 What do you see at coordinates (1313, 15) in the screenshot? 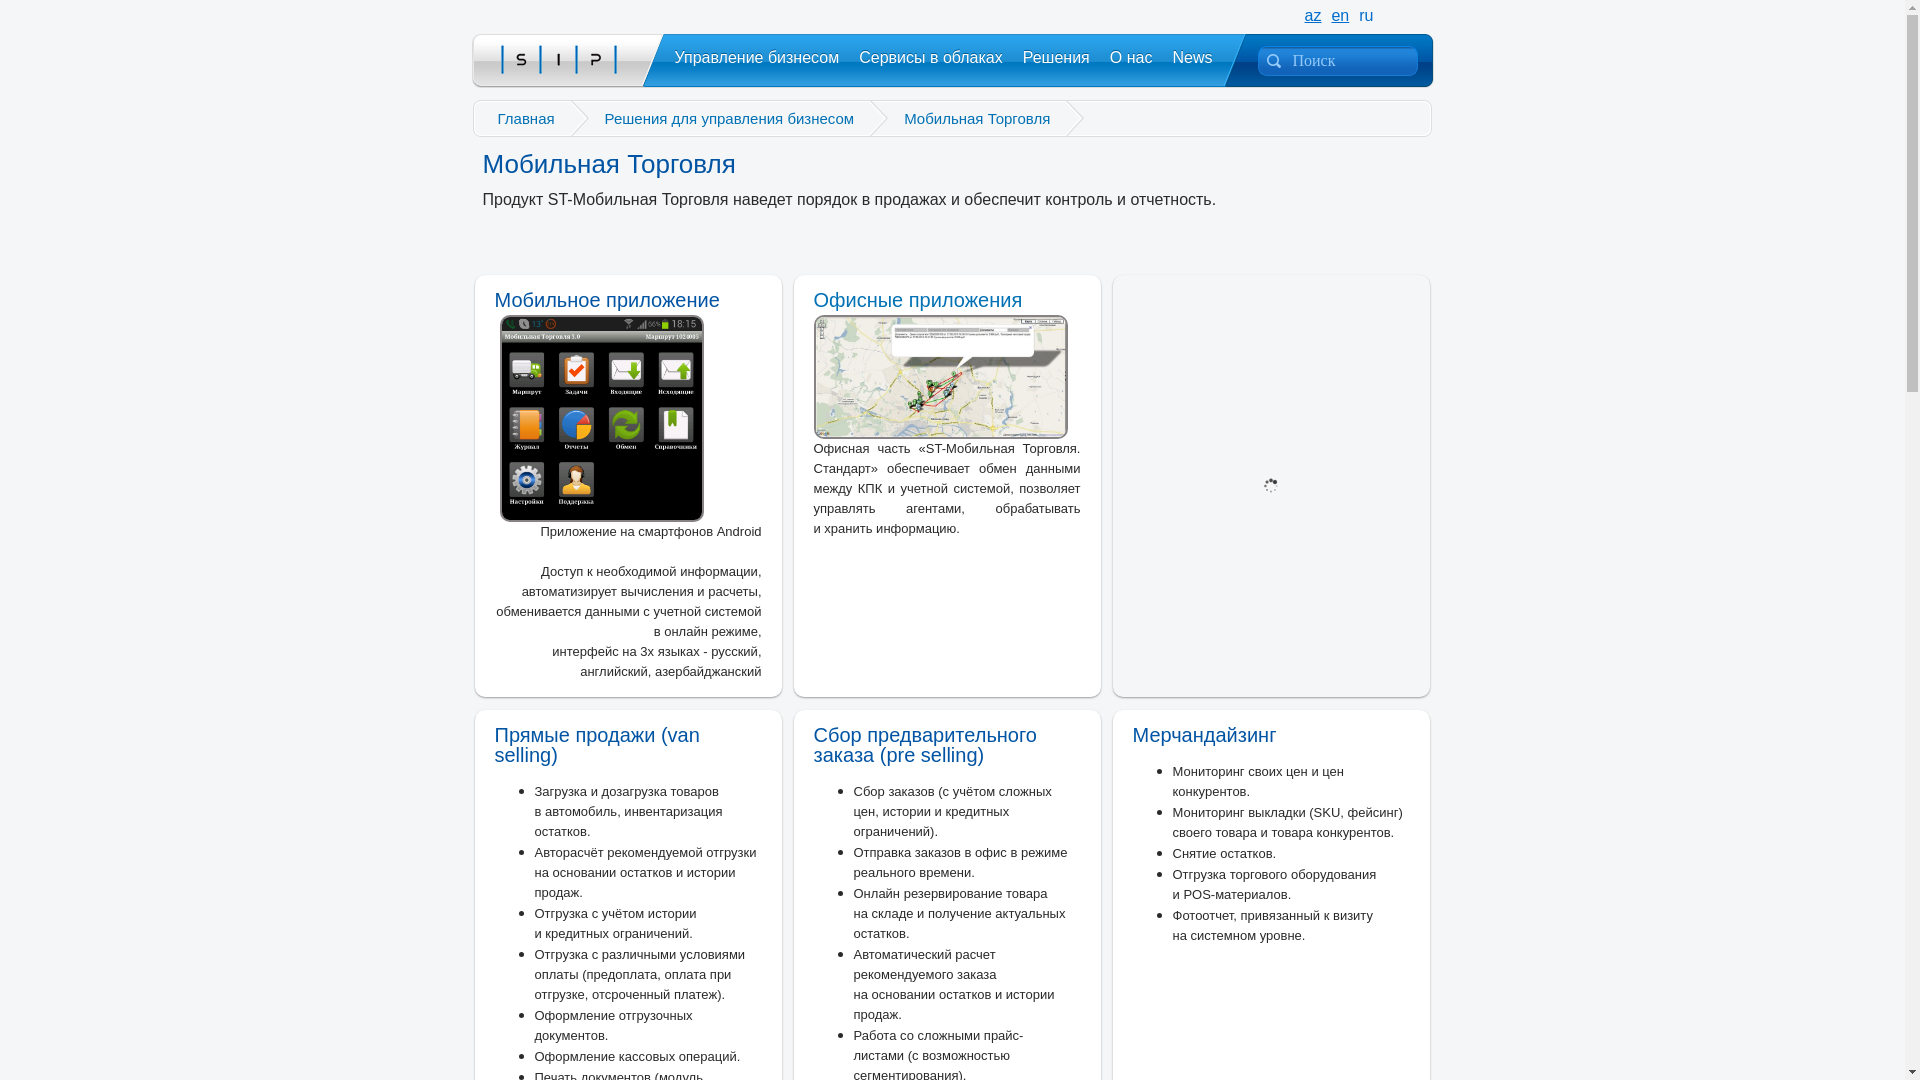
I see `'az'` at bounding box center [1313, 15].